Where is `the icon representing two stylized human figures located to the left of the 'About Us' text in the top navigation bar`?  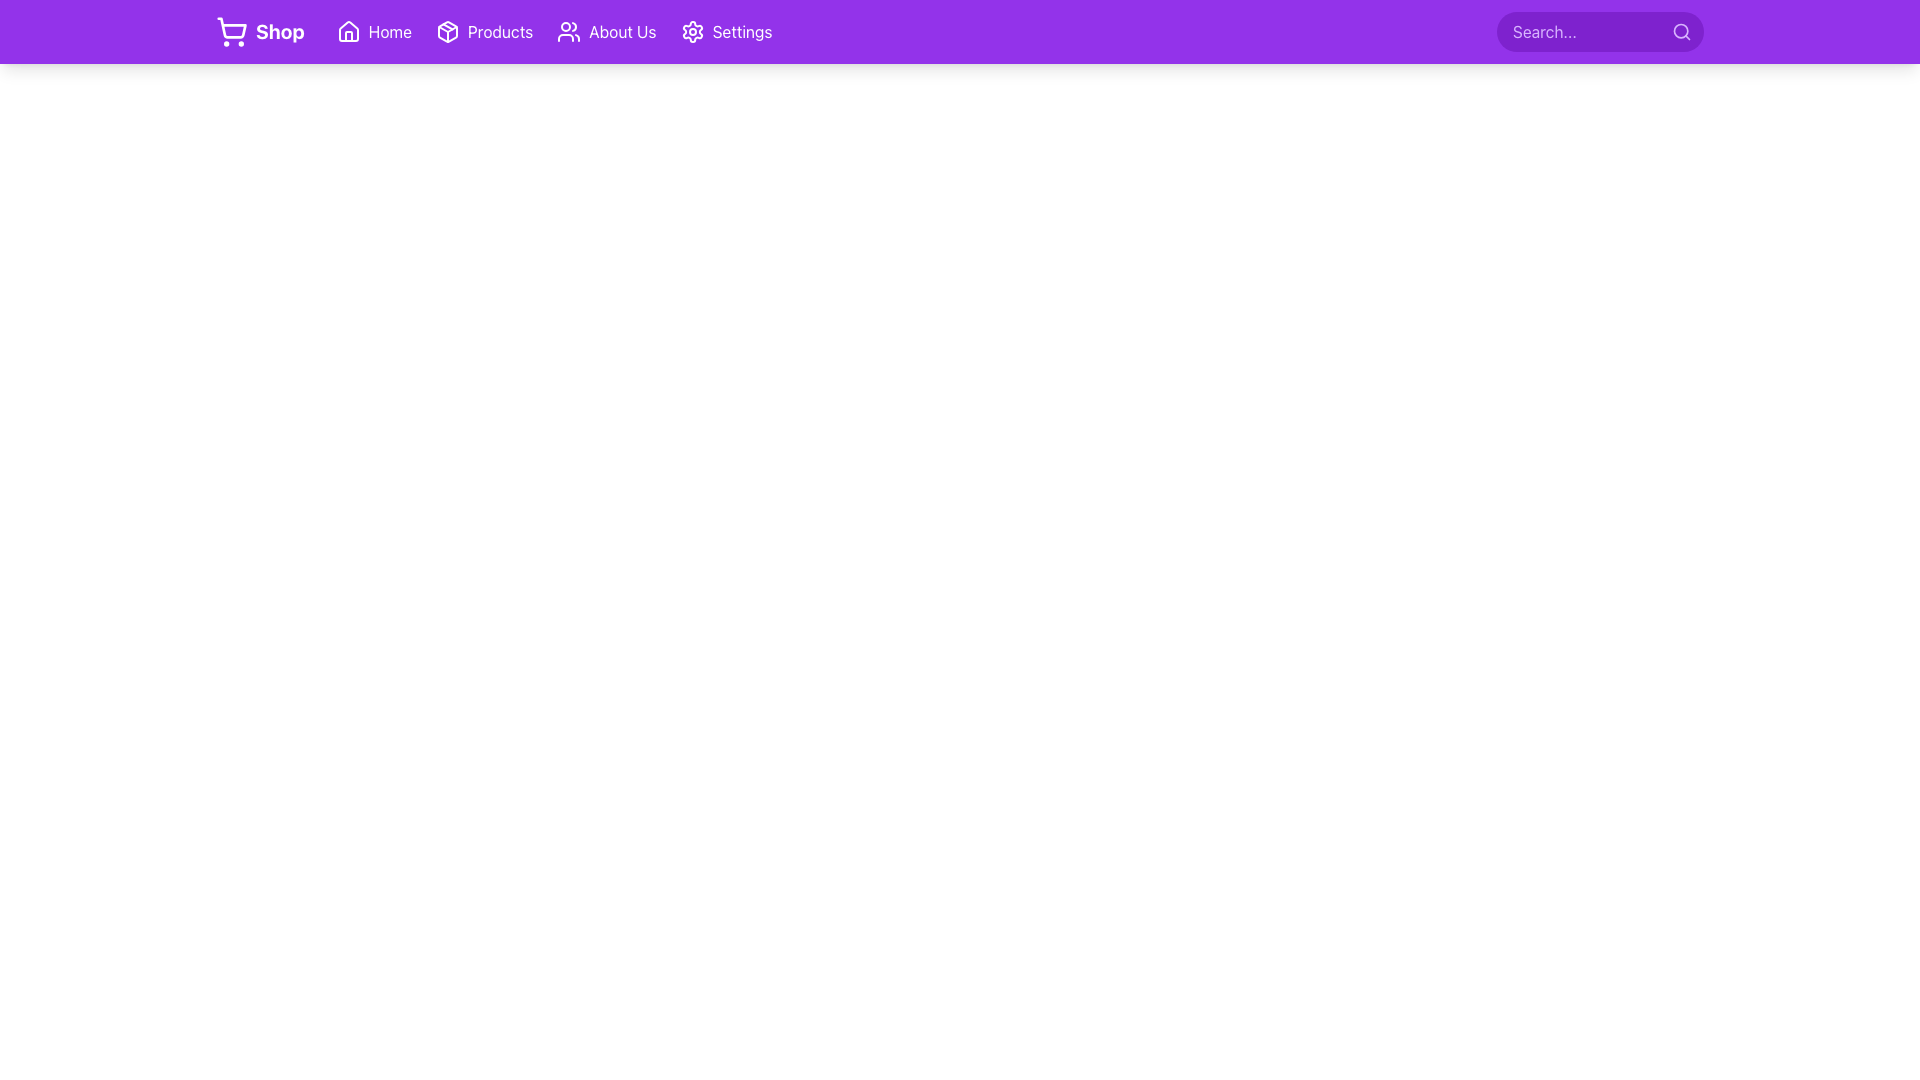 the icon representing two stylized human figures located to the left of the 'About Us' text in the top navigation bar is located at coordinates (568, 31).